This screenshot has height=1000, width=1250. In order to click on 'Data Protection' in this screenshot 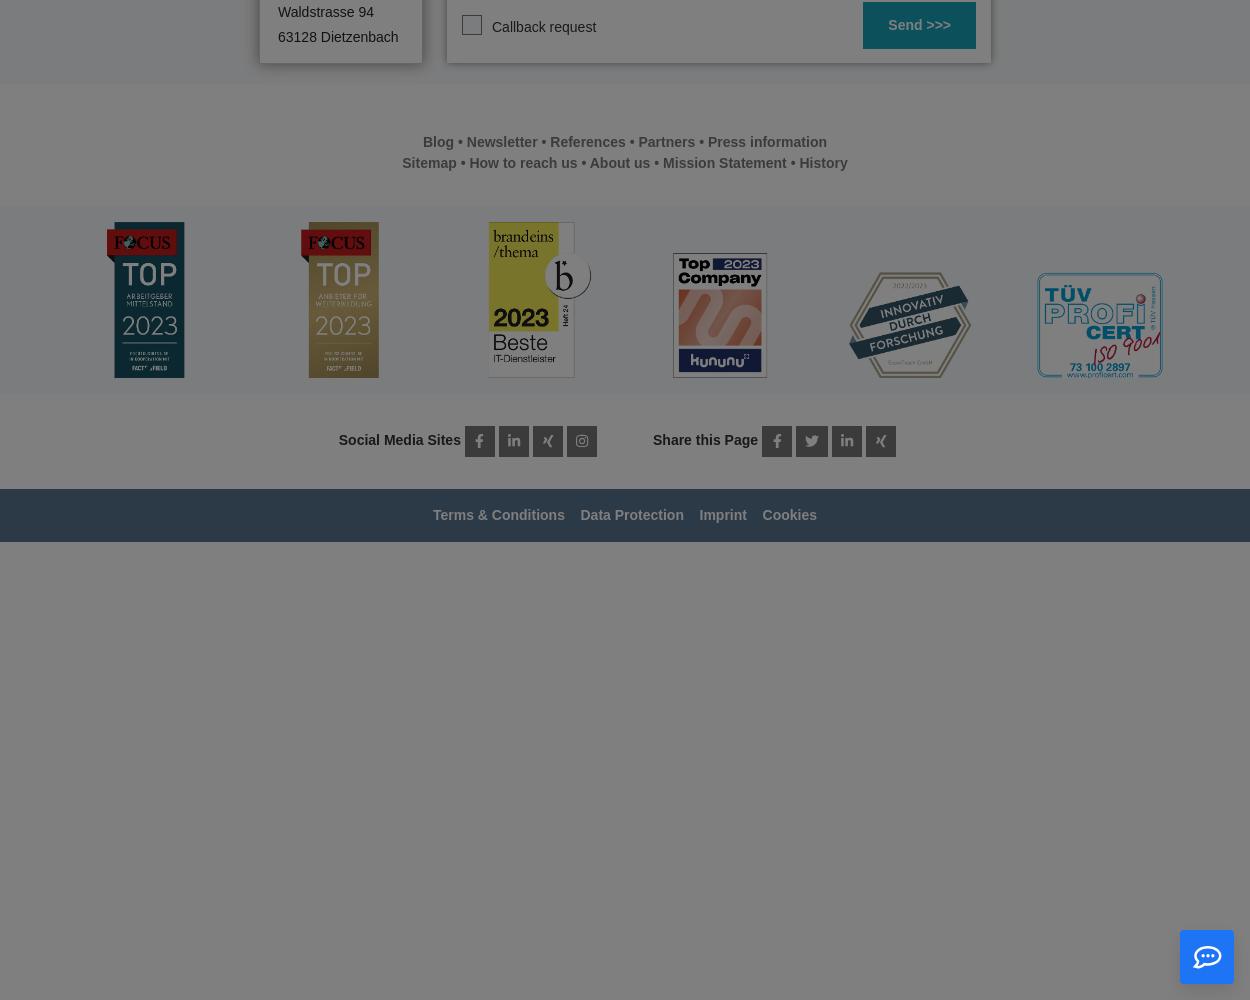, I will do `click(631, 515)`.